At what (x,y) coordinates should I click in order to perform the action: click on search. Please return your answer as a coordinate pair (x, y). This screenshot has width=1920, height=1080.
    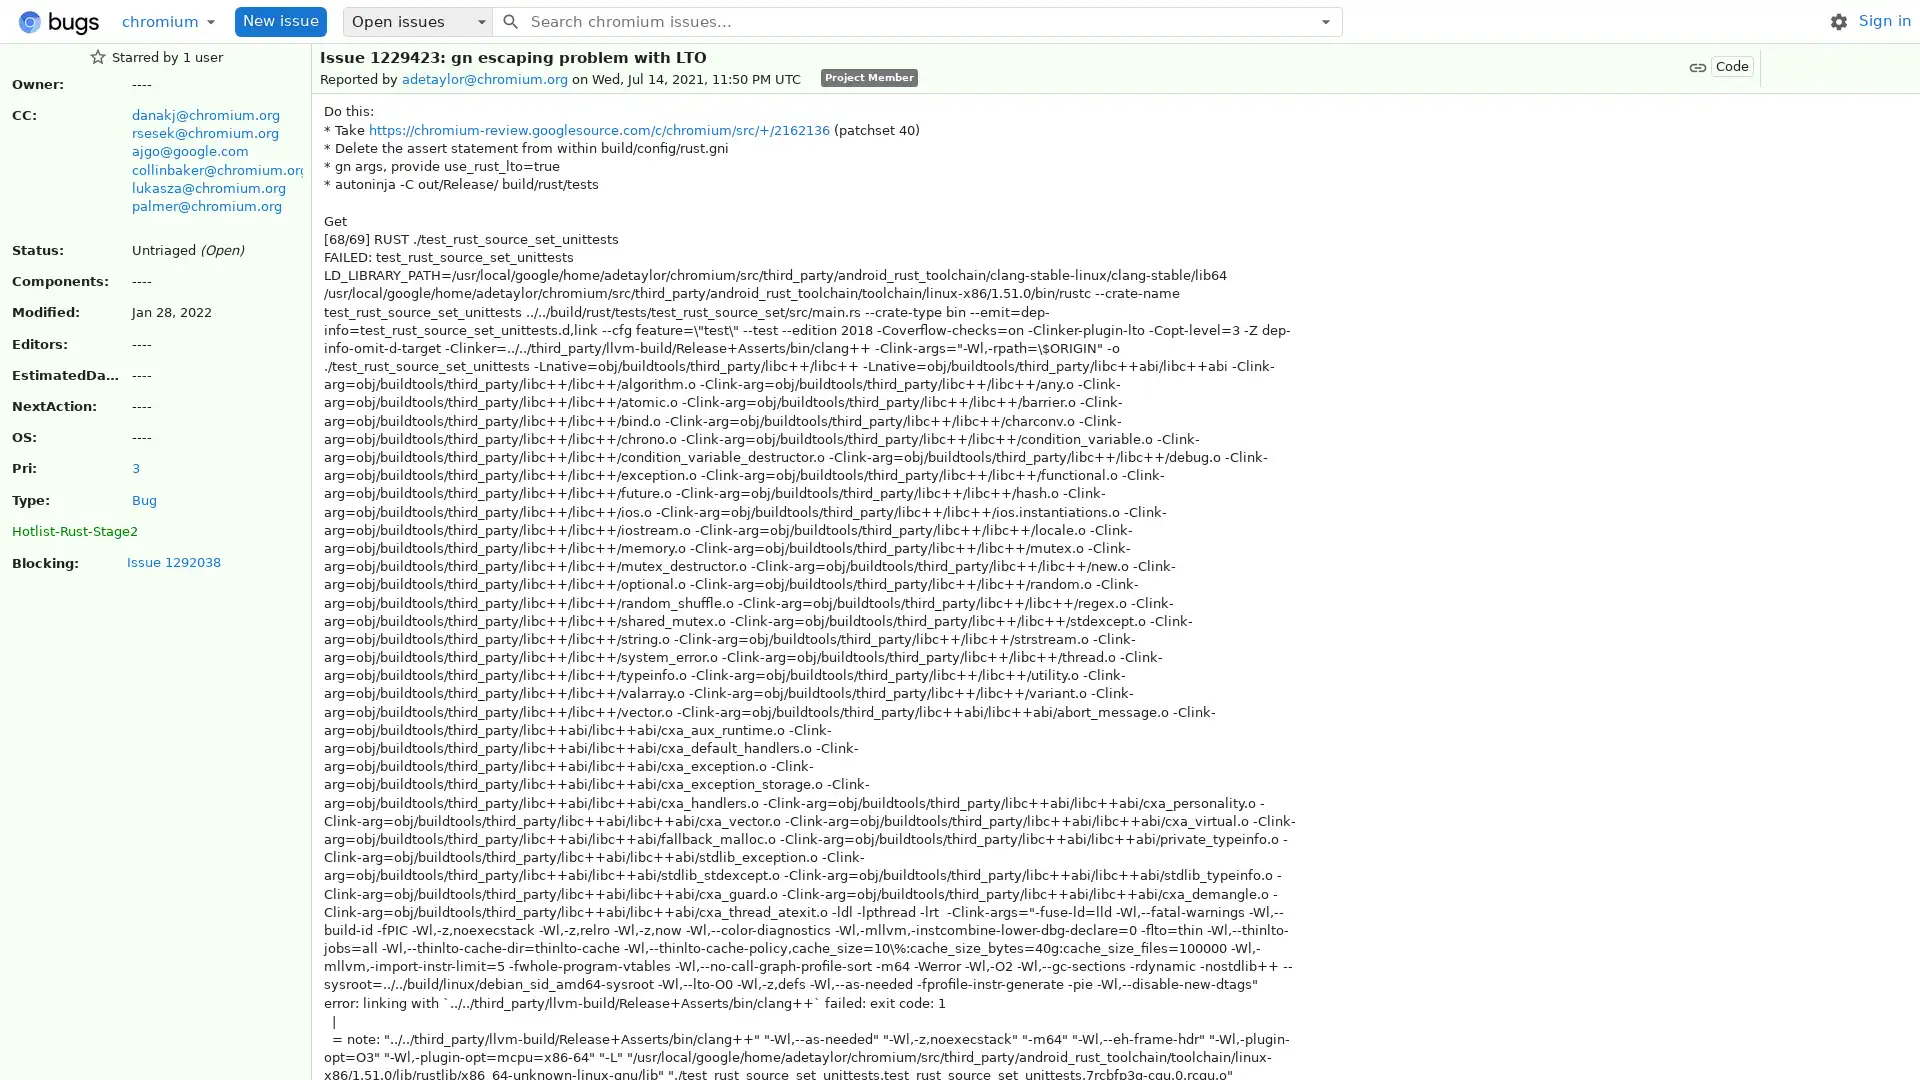
    Looking at the image, I should click on (509, 20).